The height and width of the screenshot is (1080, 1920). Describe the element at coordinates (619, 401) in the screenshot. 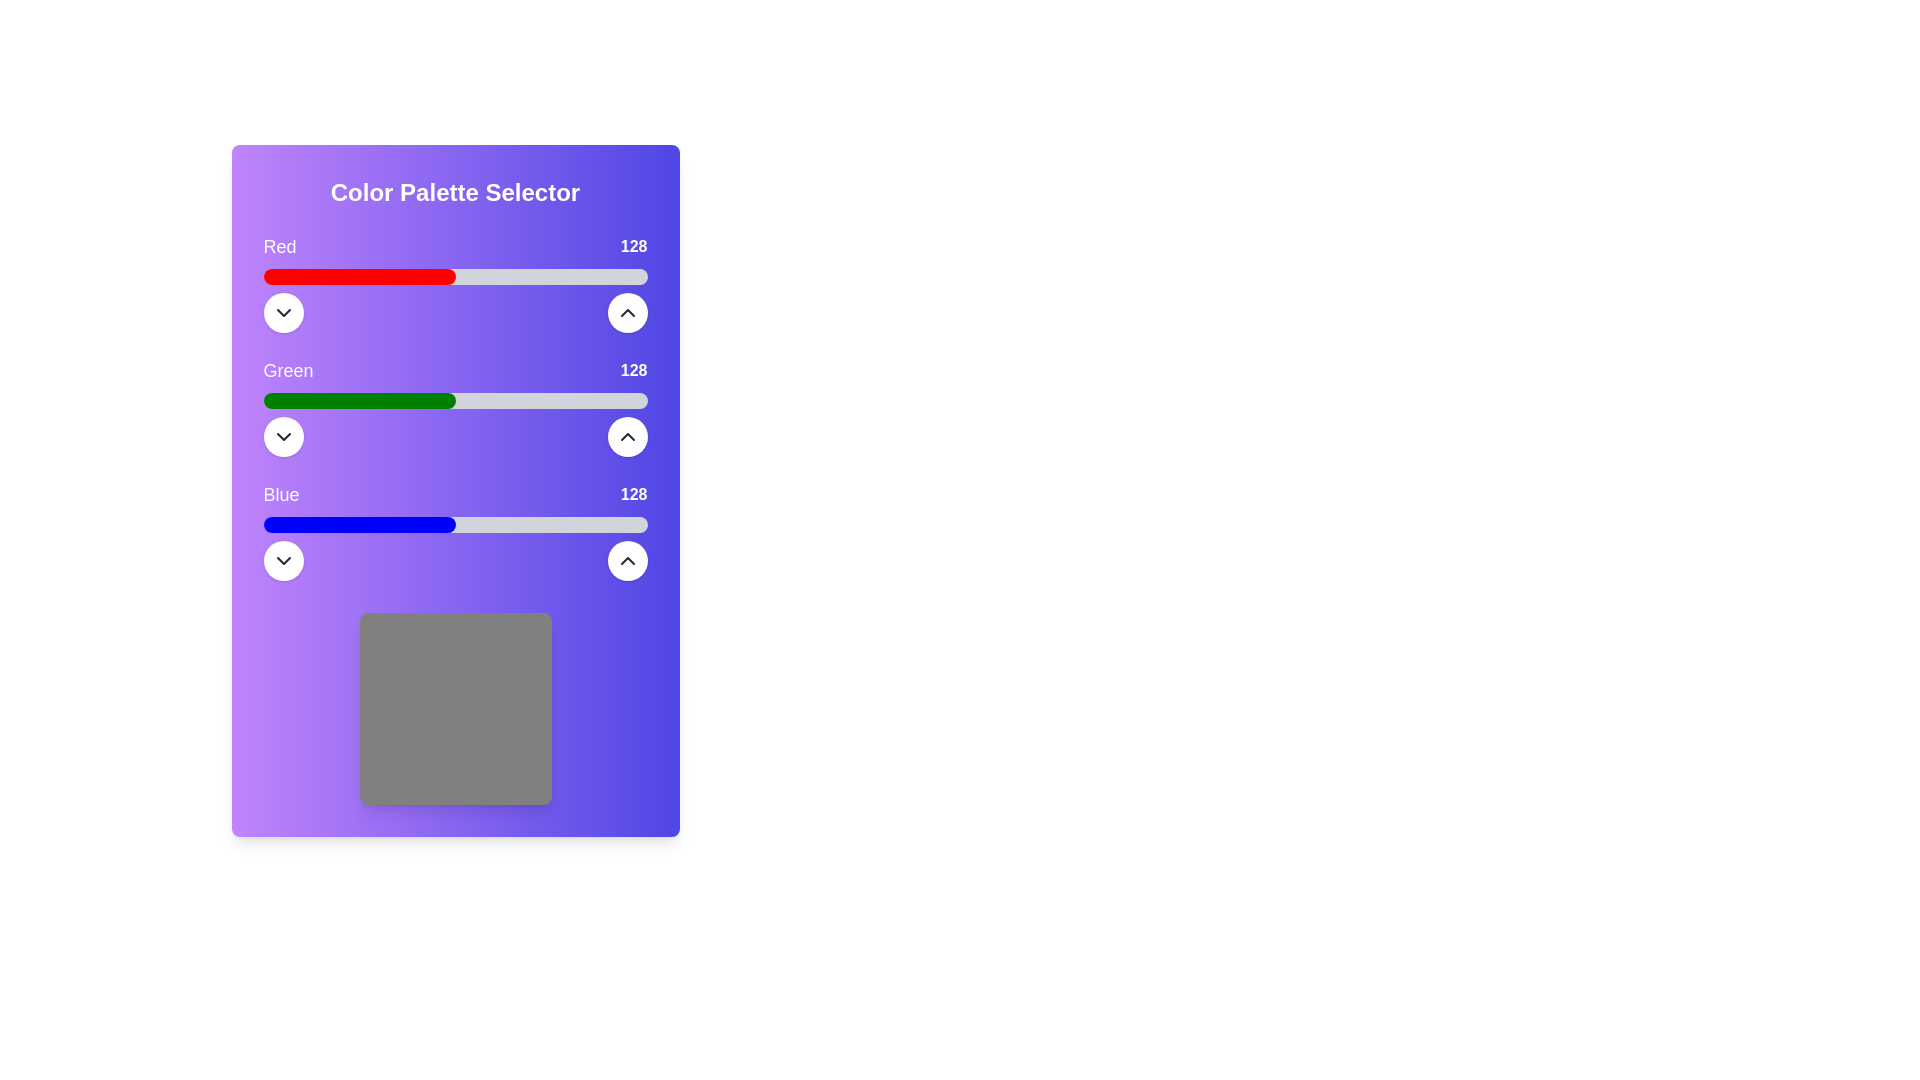

I see `the green component of the color` at that location.